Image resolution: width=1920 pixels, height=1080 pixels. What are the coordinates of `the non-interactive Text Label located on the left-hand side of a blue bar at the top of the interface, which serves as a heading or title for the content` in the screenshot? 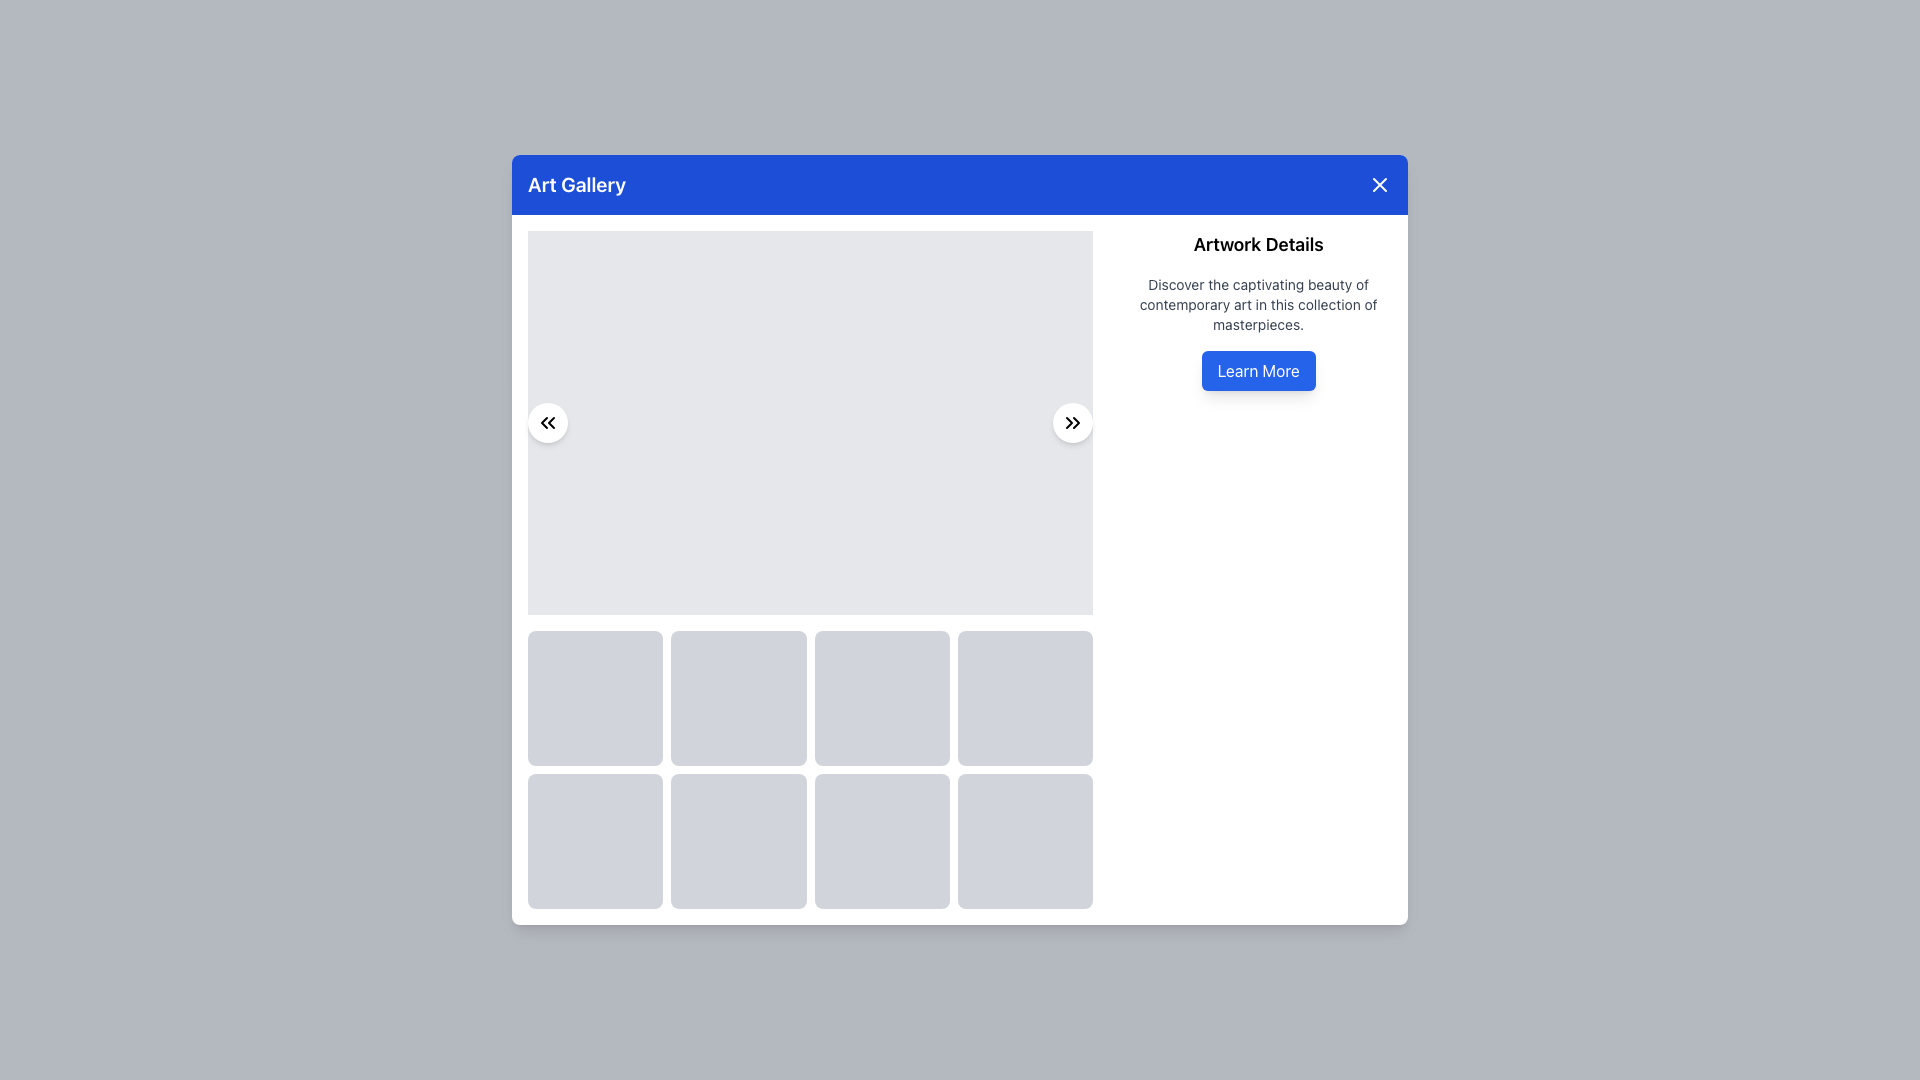 It's located at (575, 184).